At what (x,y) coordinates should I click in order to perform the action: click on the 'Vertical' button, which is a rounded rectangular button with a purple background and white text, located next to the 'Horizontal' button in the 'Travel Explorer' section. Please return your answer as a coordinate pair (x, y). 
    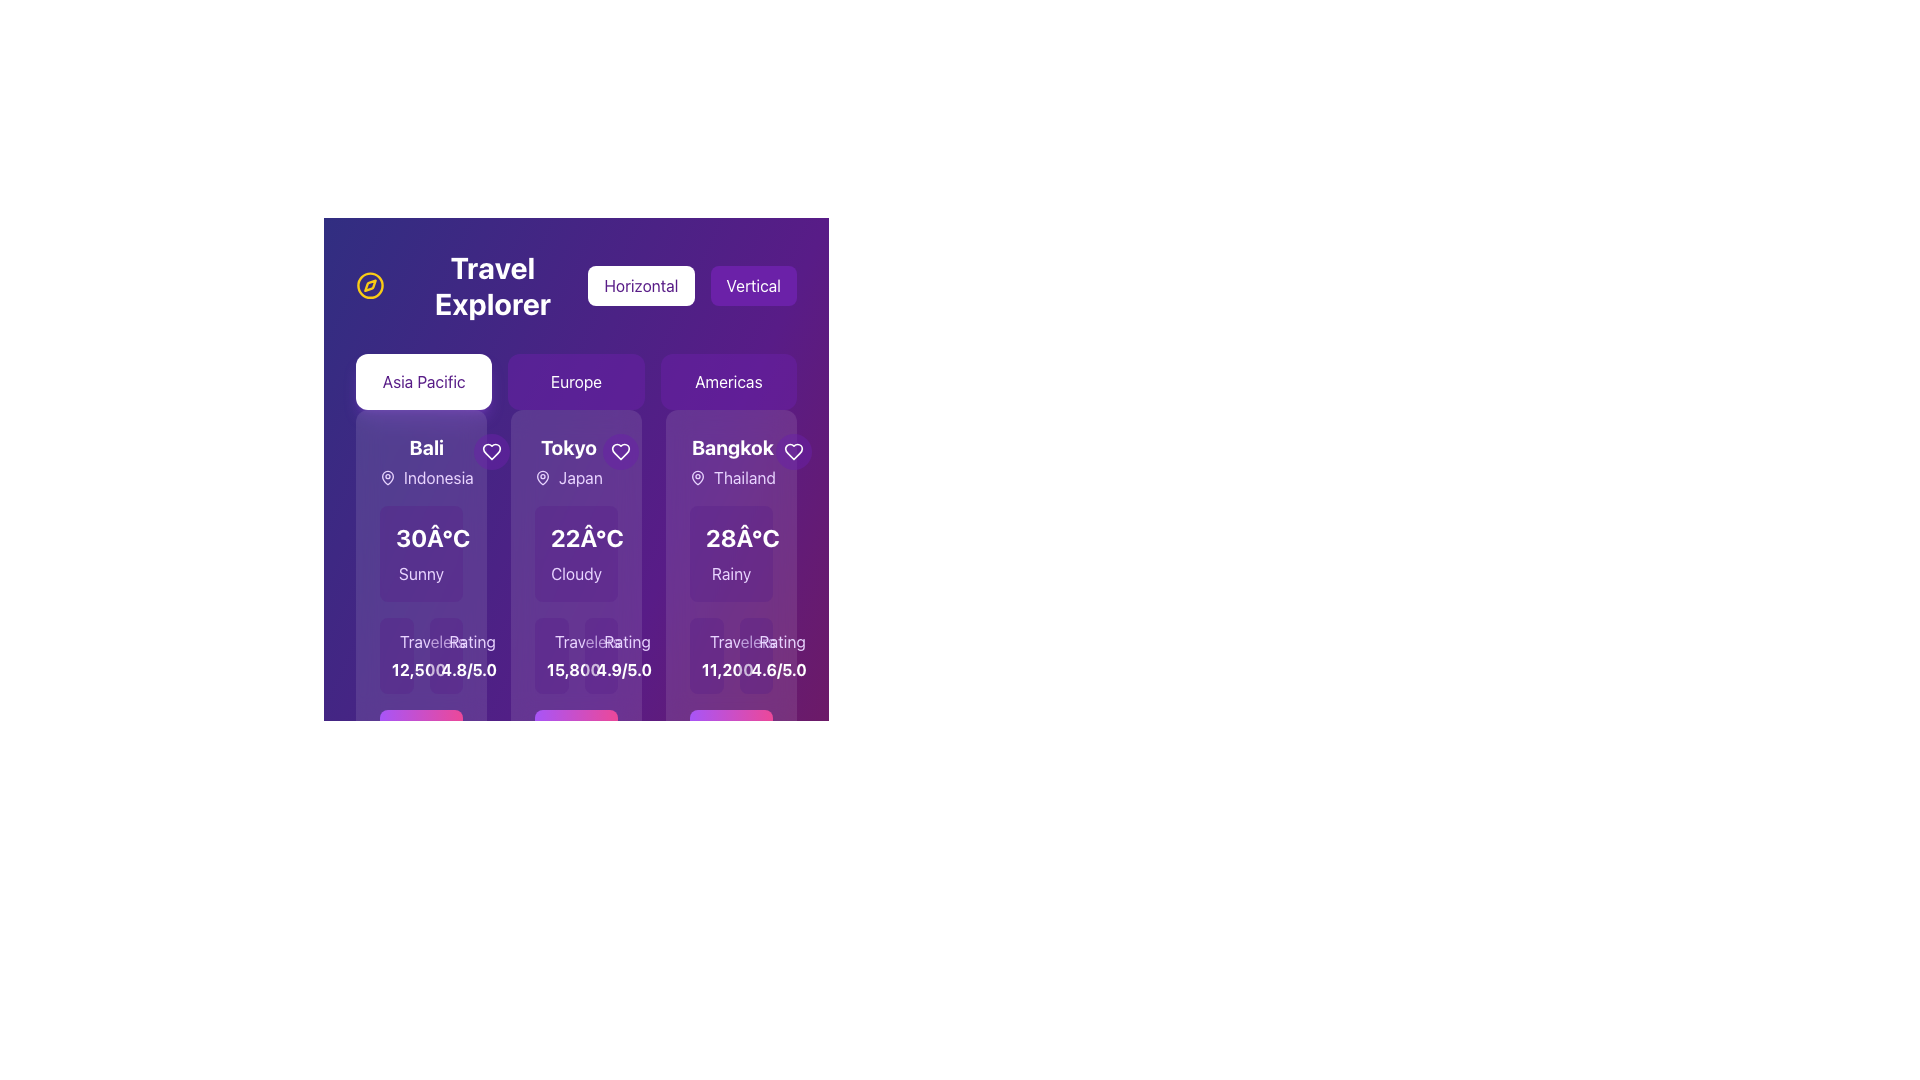
    Looking at the image, I should click on (752, 285).